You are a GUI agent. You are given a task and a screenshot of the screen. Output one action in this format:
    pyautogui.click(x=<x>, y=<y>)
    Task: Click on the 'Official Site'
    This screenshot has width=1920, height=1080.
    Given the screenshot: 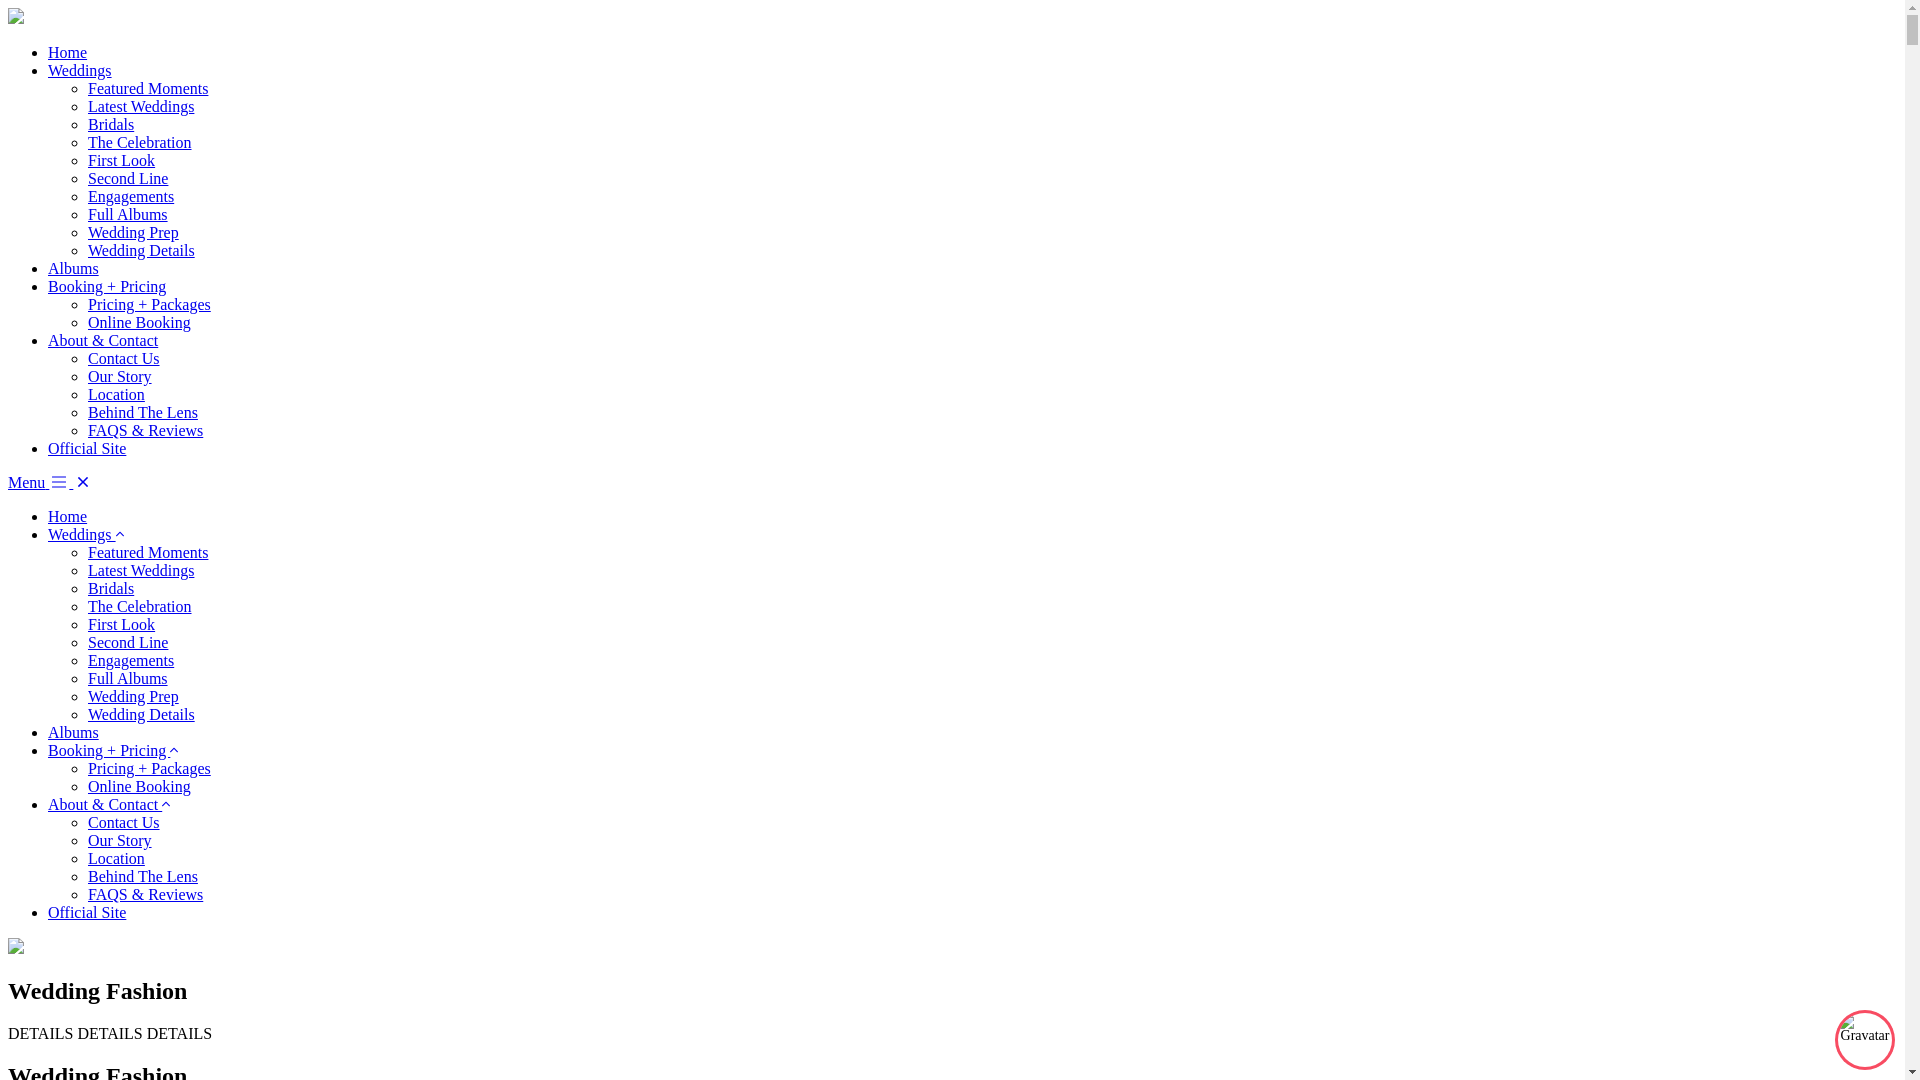 What is the action you would take?
    pyautogui.click(x=85, y=912)
    